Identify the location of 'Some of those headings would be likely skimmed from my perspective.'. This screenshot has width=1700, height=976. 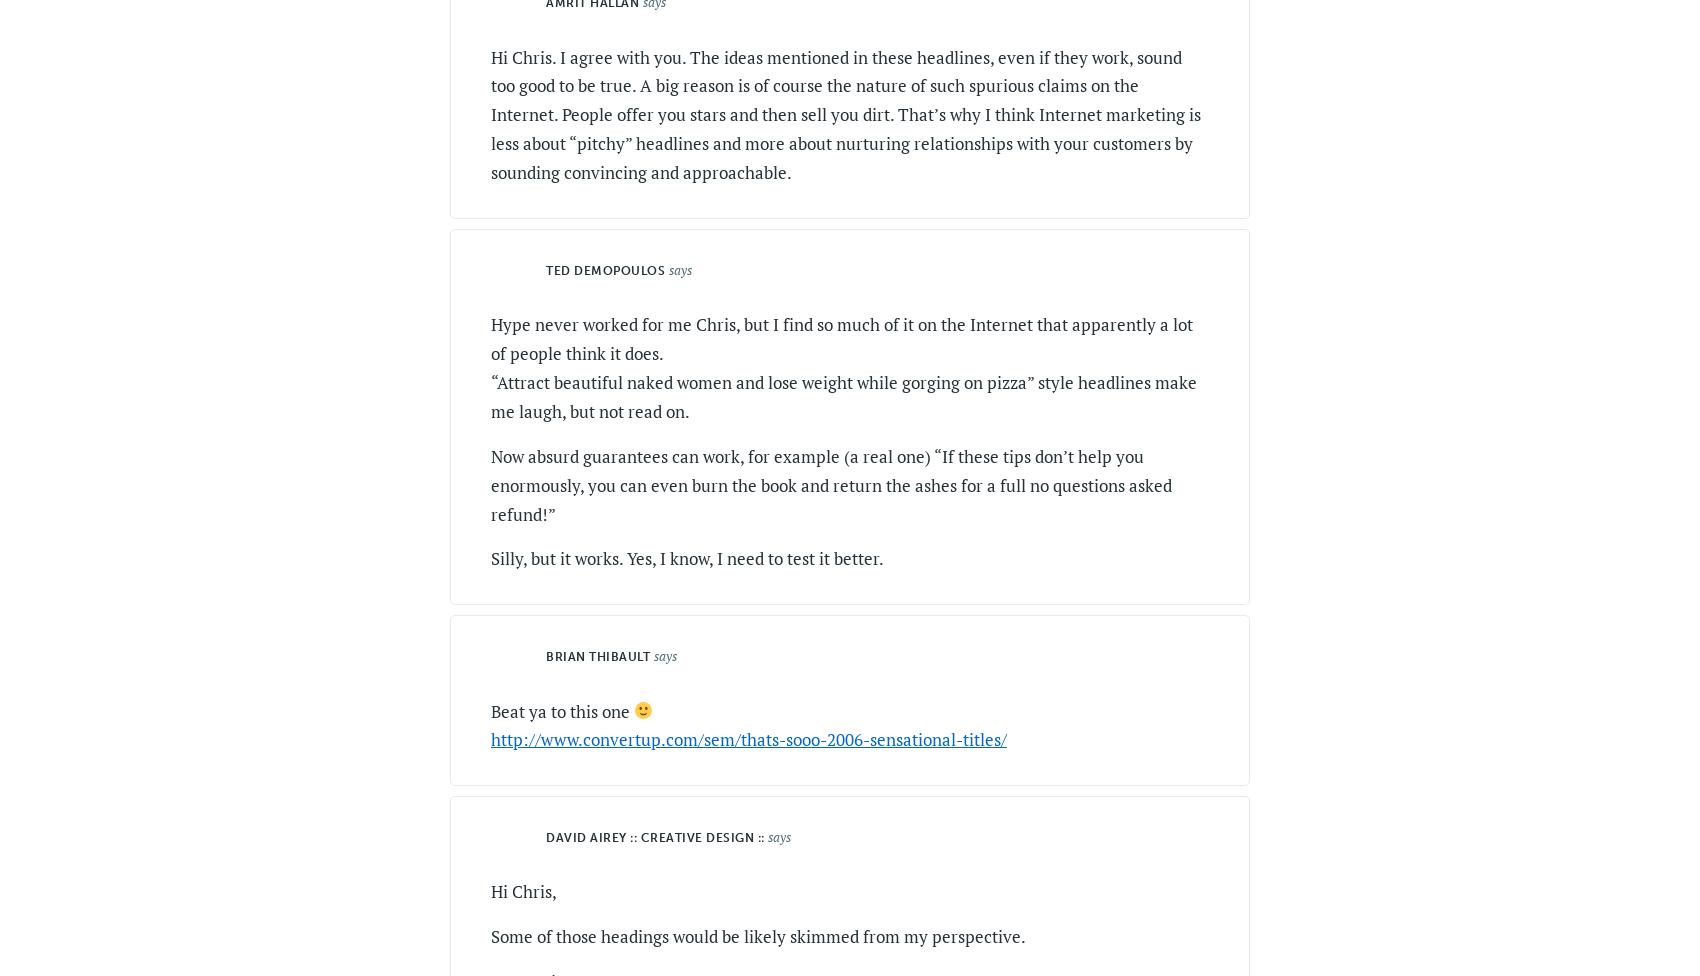
(757, 935).